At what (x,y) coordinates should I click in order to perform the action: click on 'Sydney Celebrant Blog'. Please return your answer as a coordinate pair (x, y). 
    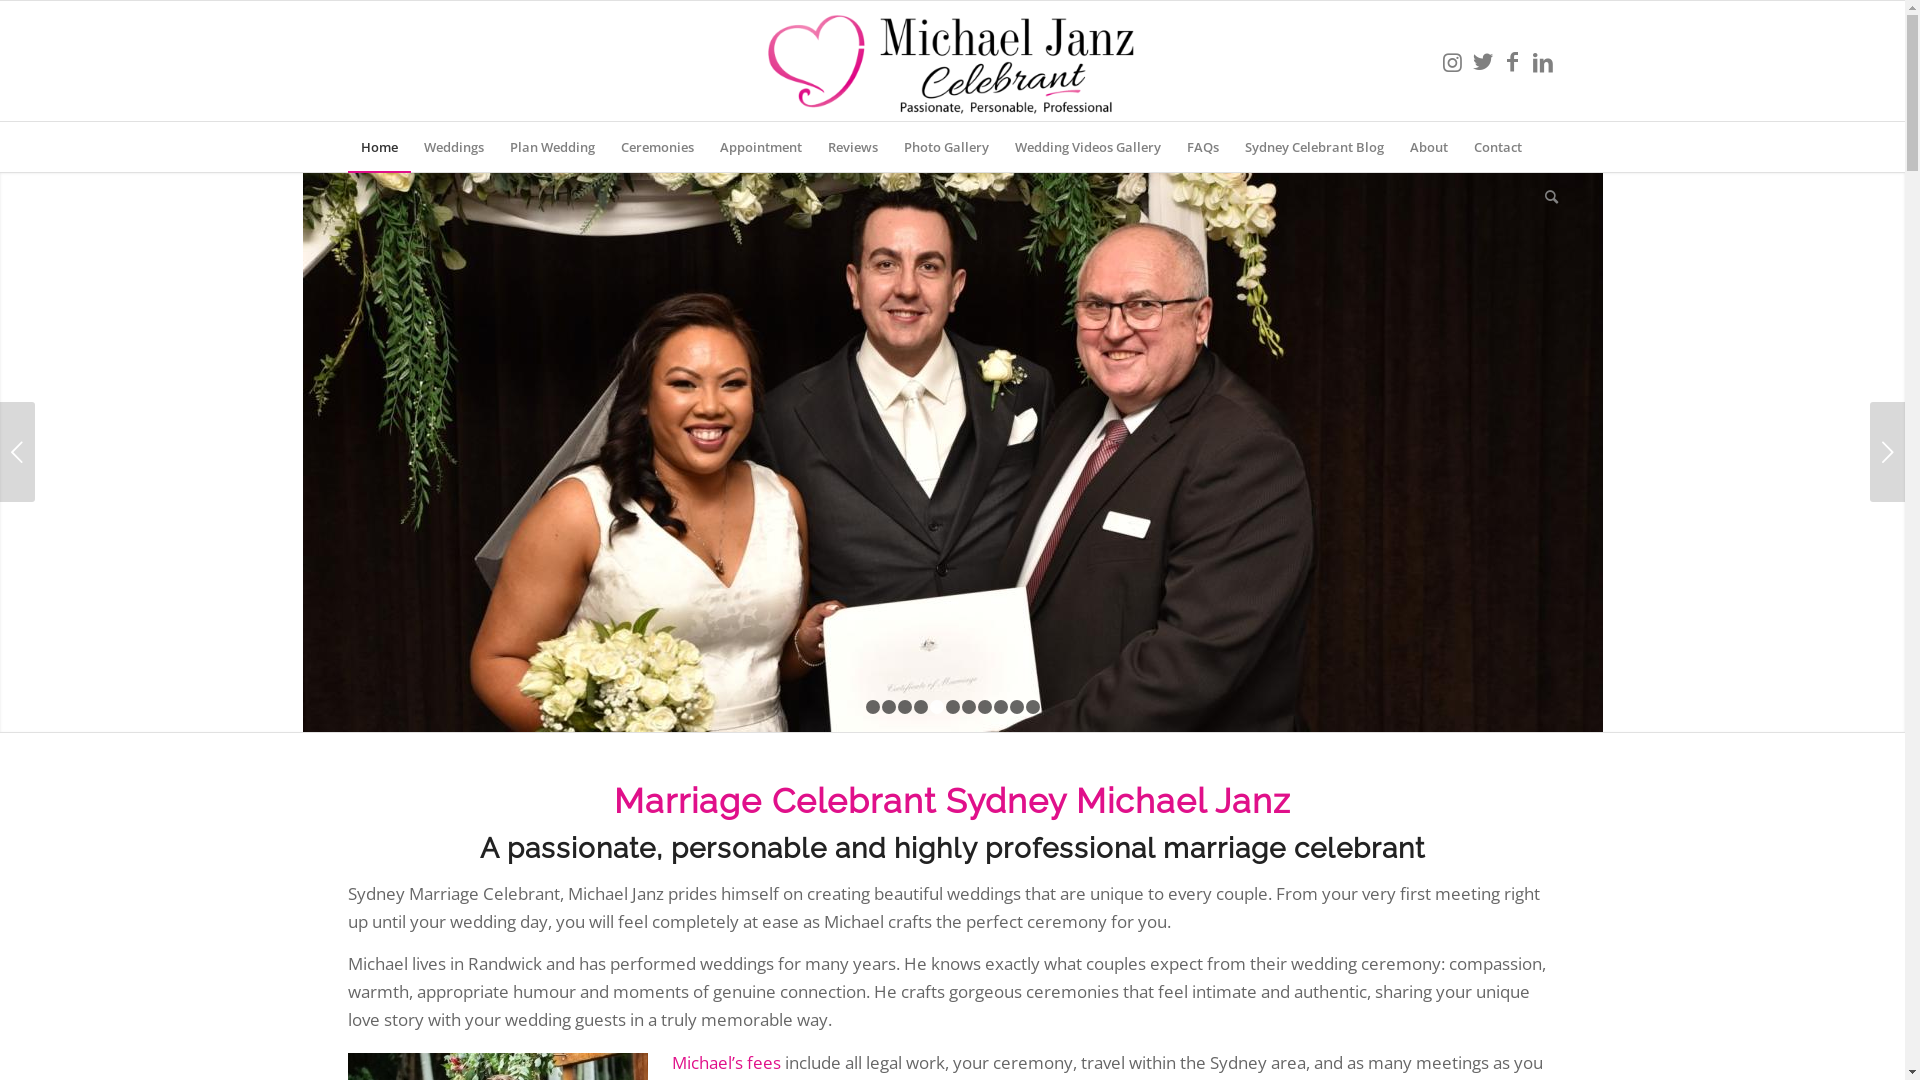
    Looking at the image, I should click on (1231, 145).